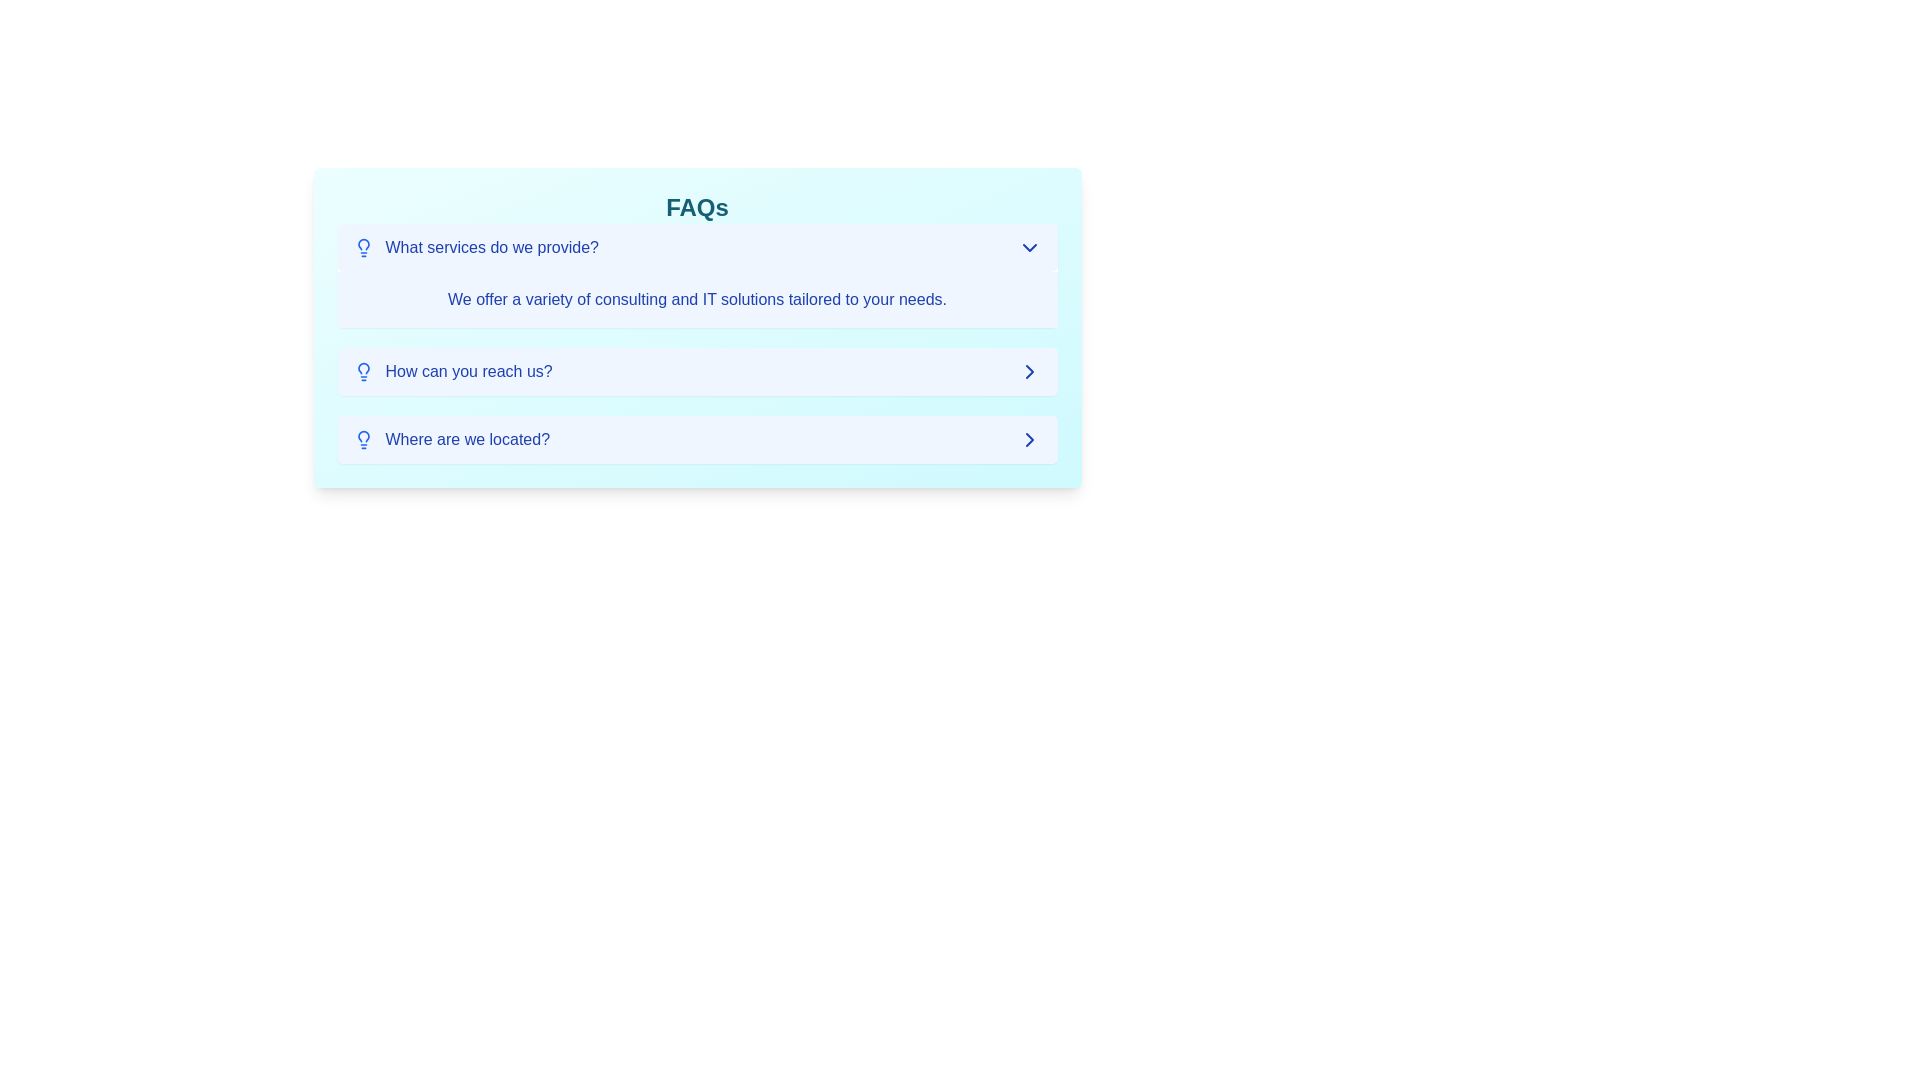 This screenshot has height=1080, width=1920. What do you see at coordinates (452, 371) in the screenshot?
I see `the clickable area surrounding the text 'How can you reach us?' in the FAQ section, which includes the light bulb icon and the row it is in` at bounding box center [452, 371].